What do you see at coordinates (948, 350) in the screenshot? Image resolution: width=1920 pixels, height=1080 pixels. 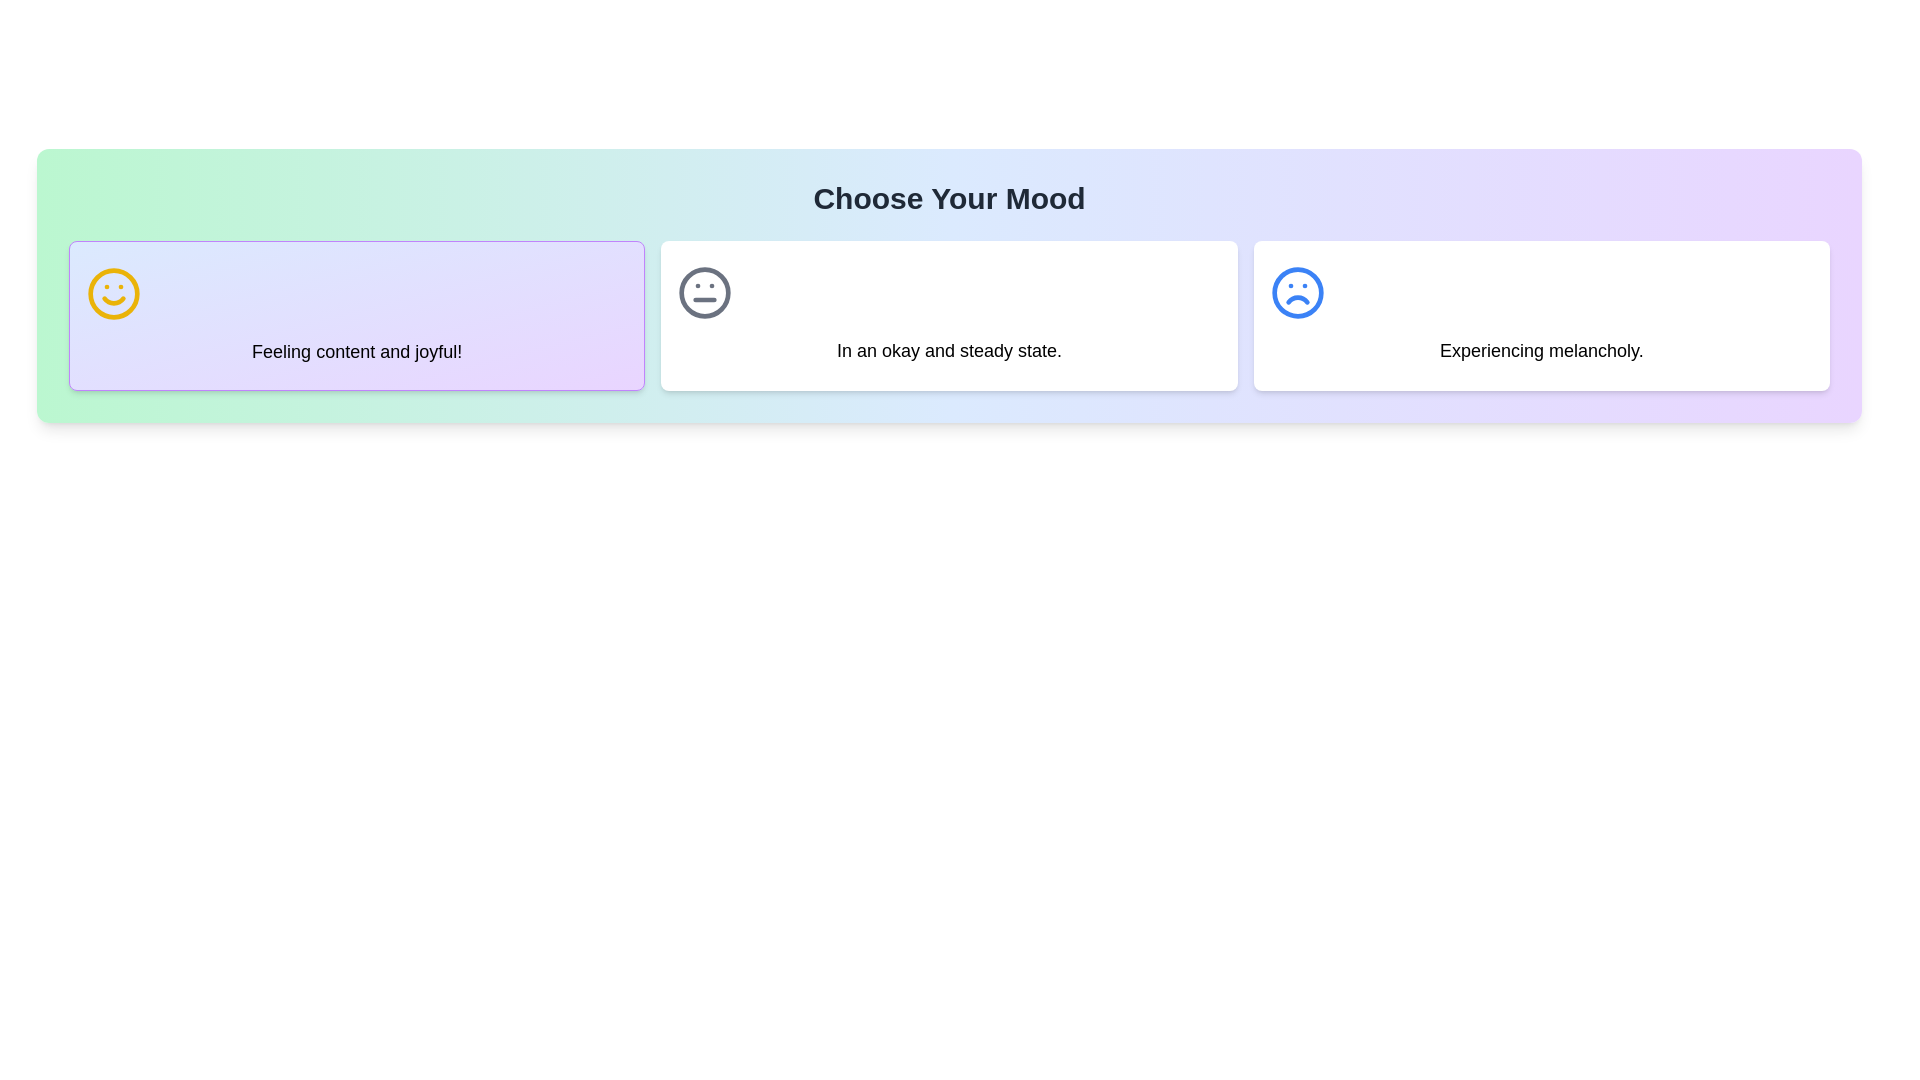 I see `the static text element providing information related to the neutral face icon, located centrally beneath it in the middle card of a horizontal triplet layout` at bounding box center [948, 350].